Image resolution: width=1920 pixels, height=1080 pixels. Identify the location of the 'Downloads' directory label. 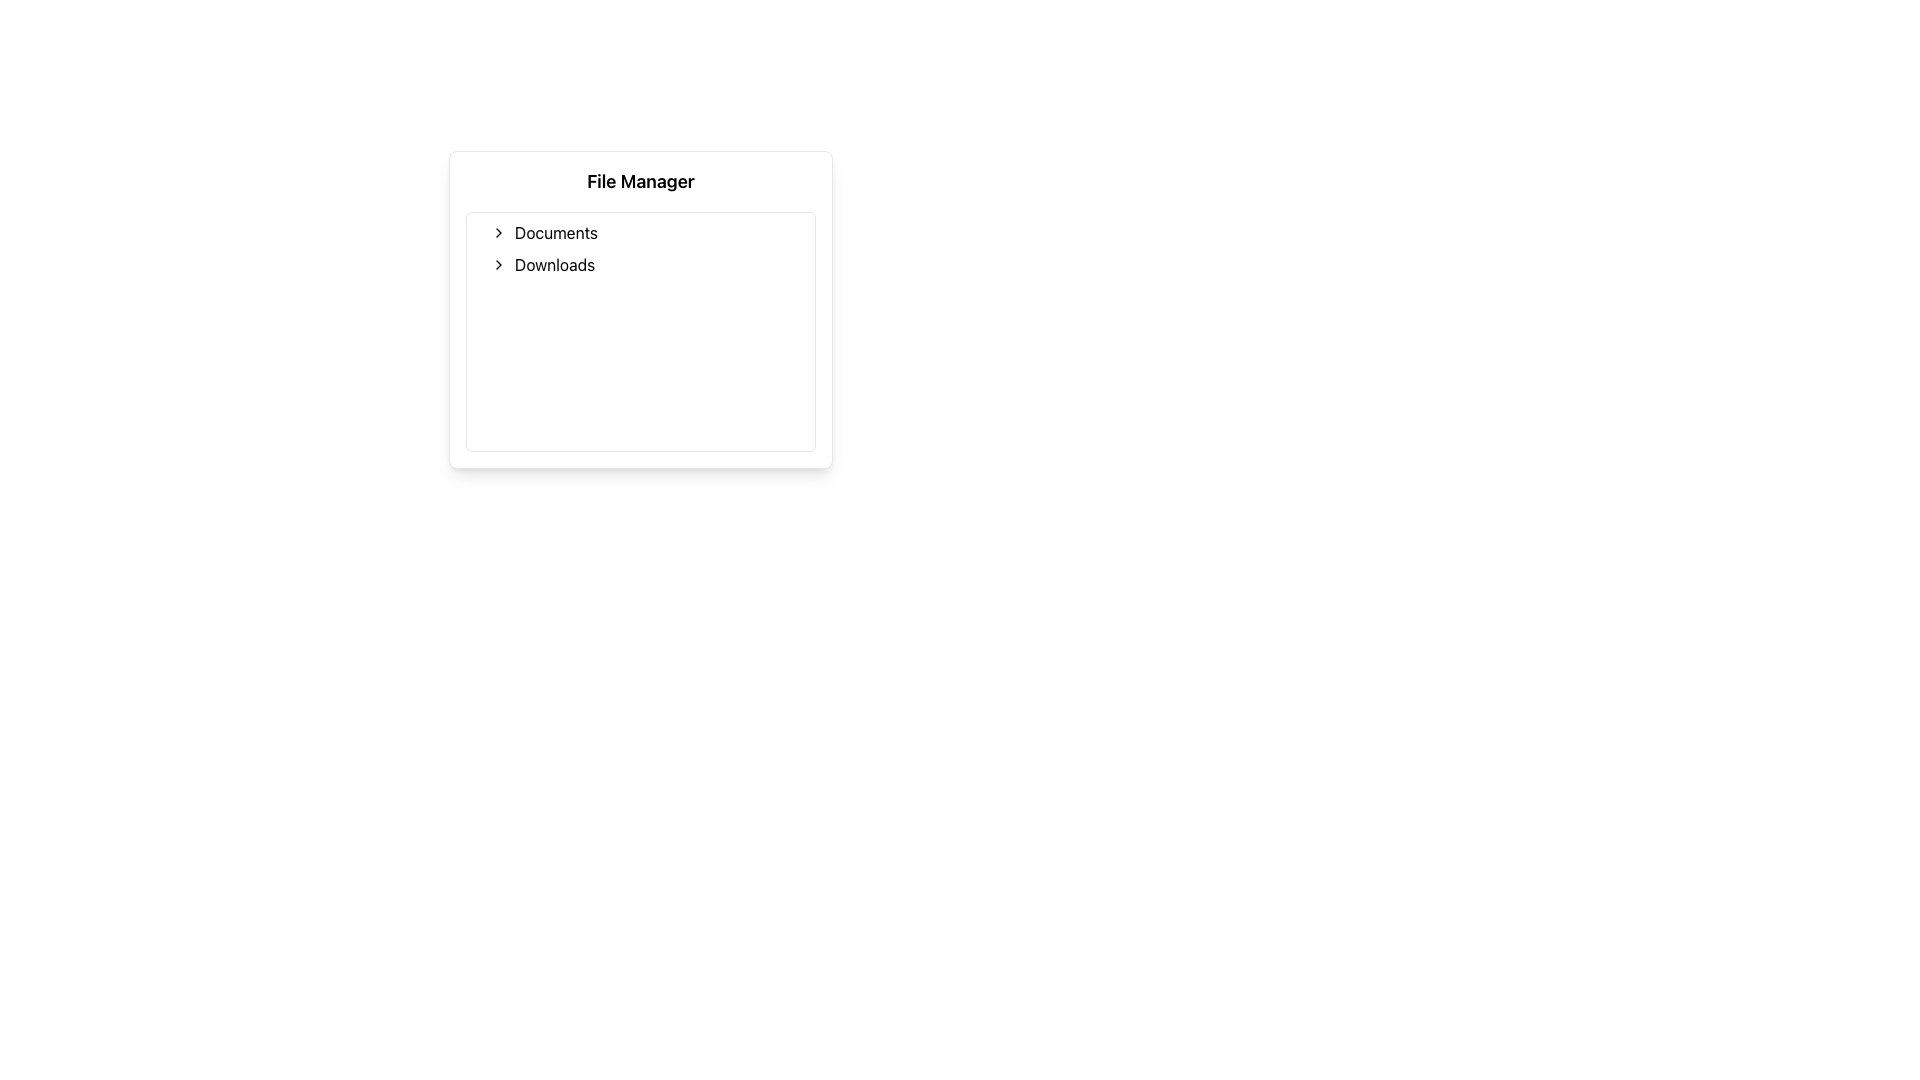
(555, 264).